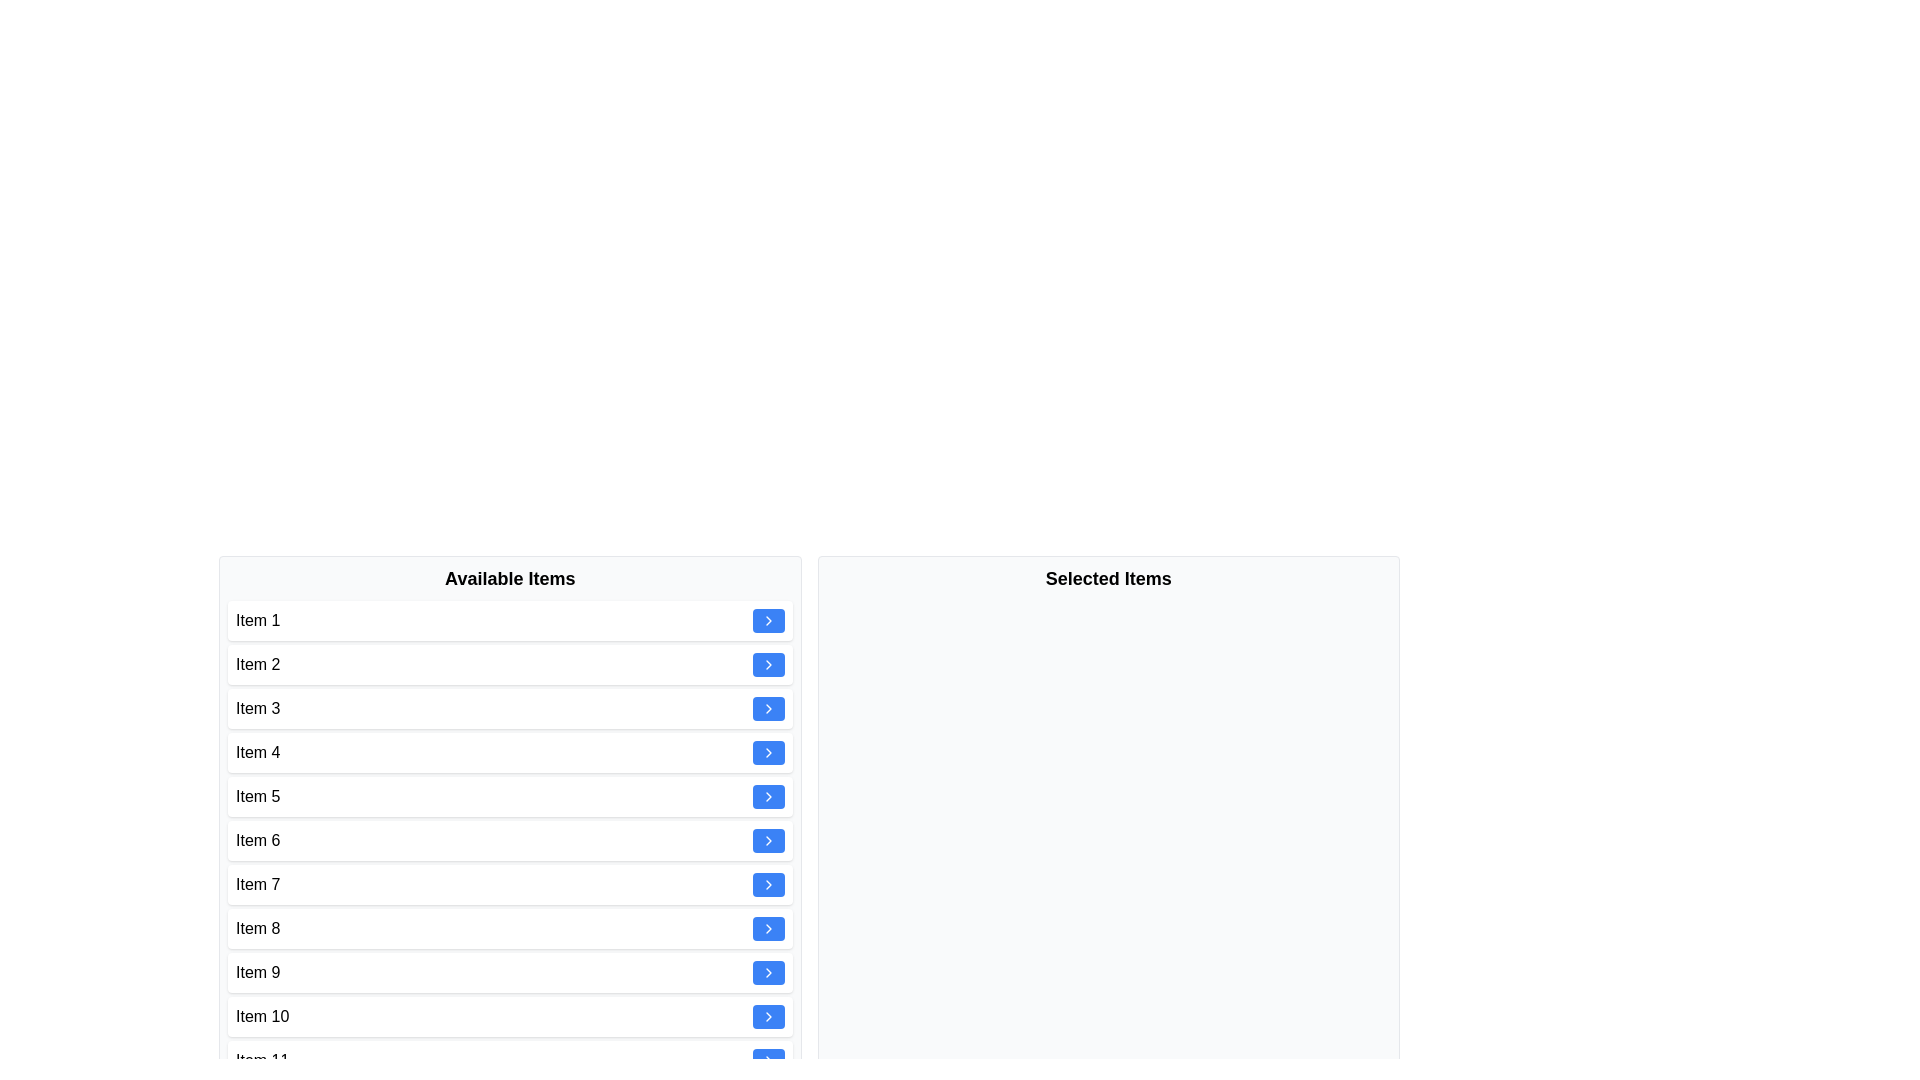 The height and width of the screenshot is (1080, 1920). What do you see at coordinates (510, 752) in the screenshot?
I see `the fourth item in the selectable list labeled 'Item 4' under the 'Available Items' title` at bounding box center [510, 752].